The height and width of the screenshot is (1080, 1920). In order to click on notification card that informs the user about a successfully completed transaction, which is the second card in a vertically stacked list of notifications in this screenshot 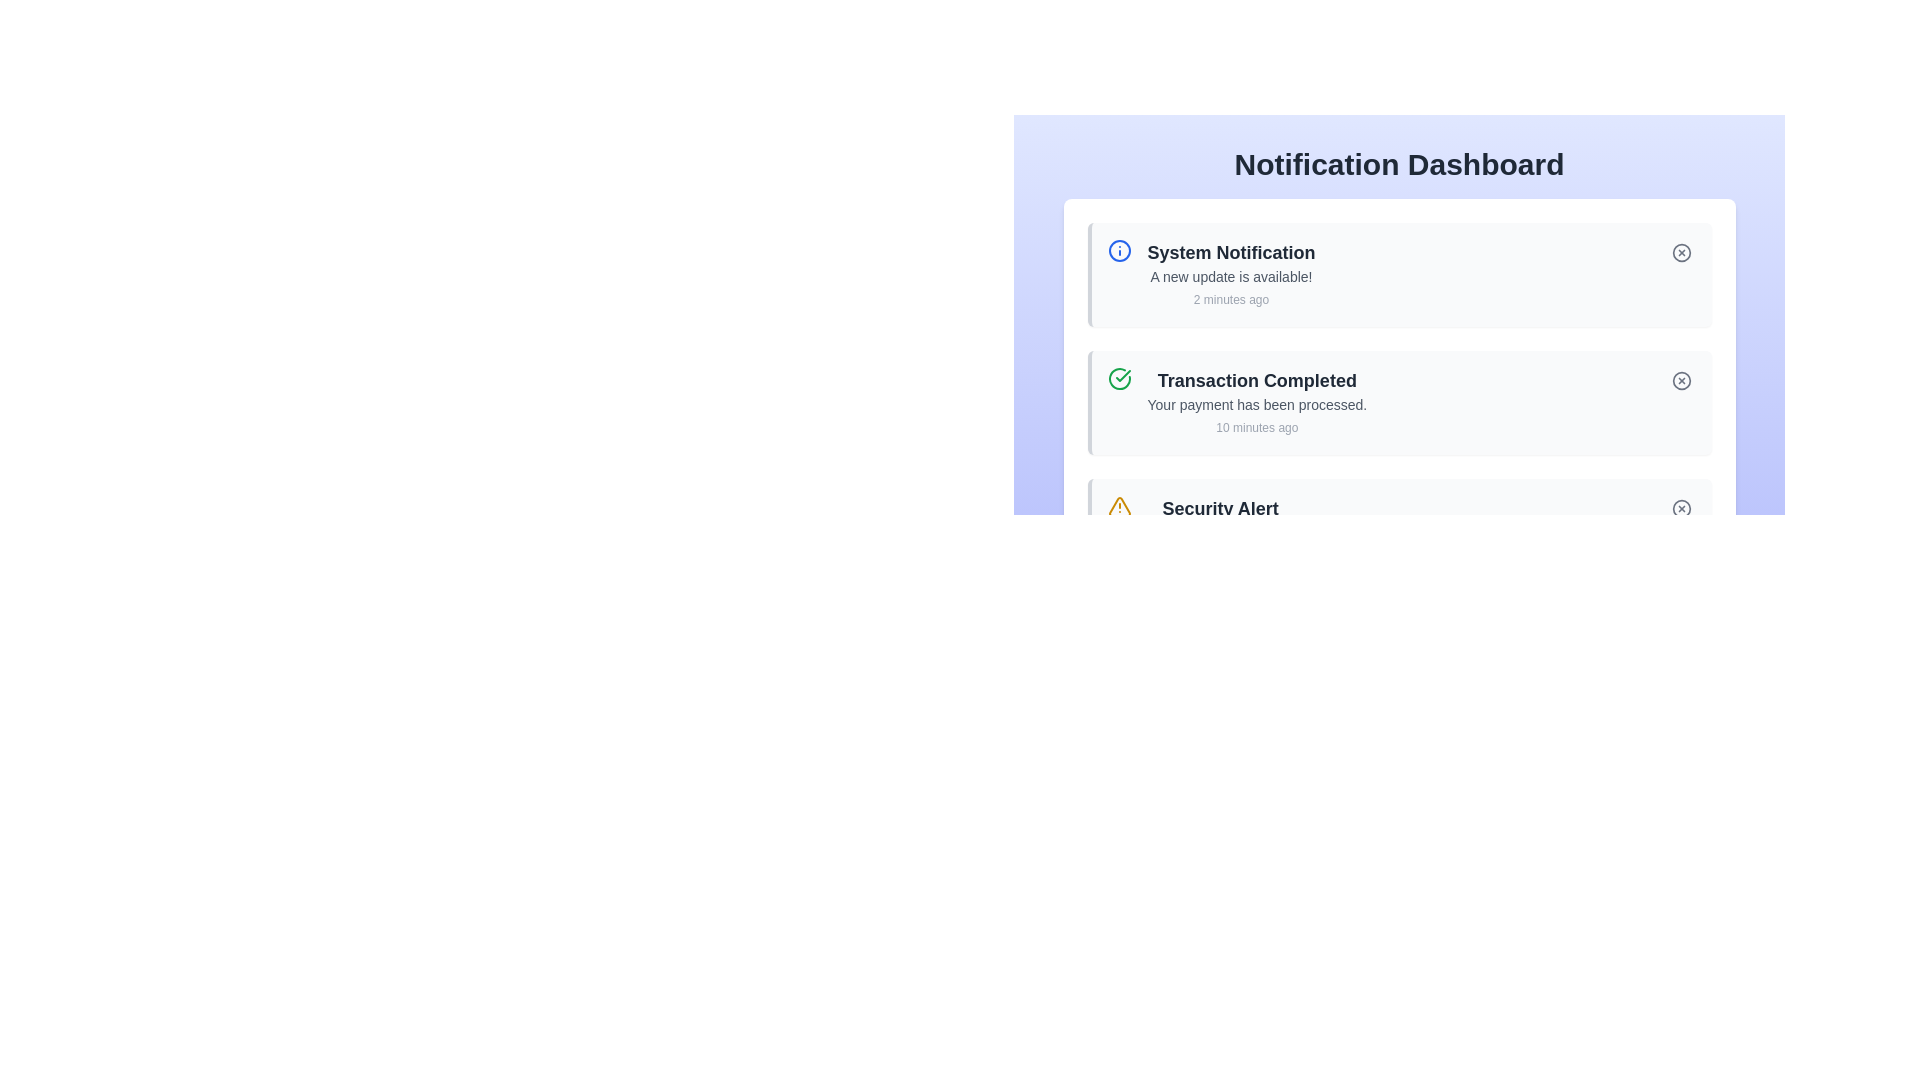, I will do `click(1256, 402)`.